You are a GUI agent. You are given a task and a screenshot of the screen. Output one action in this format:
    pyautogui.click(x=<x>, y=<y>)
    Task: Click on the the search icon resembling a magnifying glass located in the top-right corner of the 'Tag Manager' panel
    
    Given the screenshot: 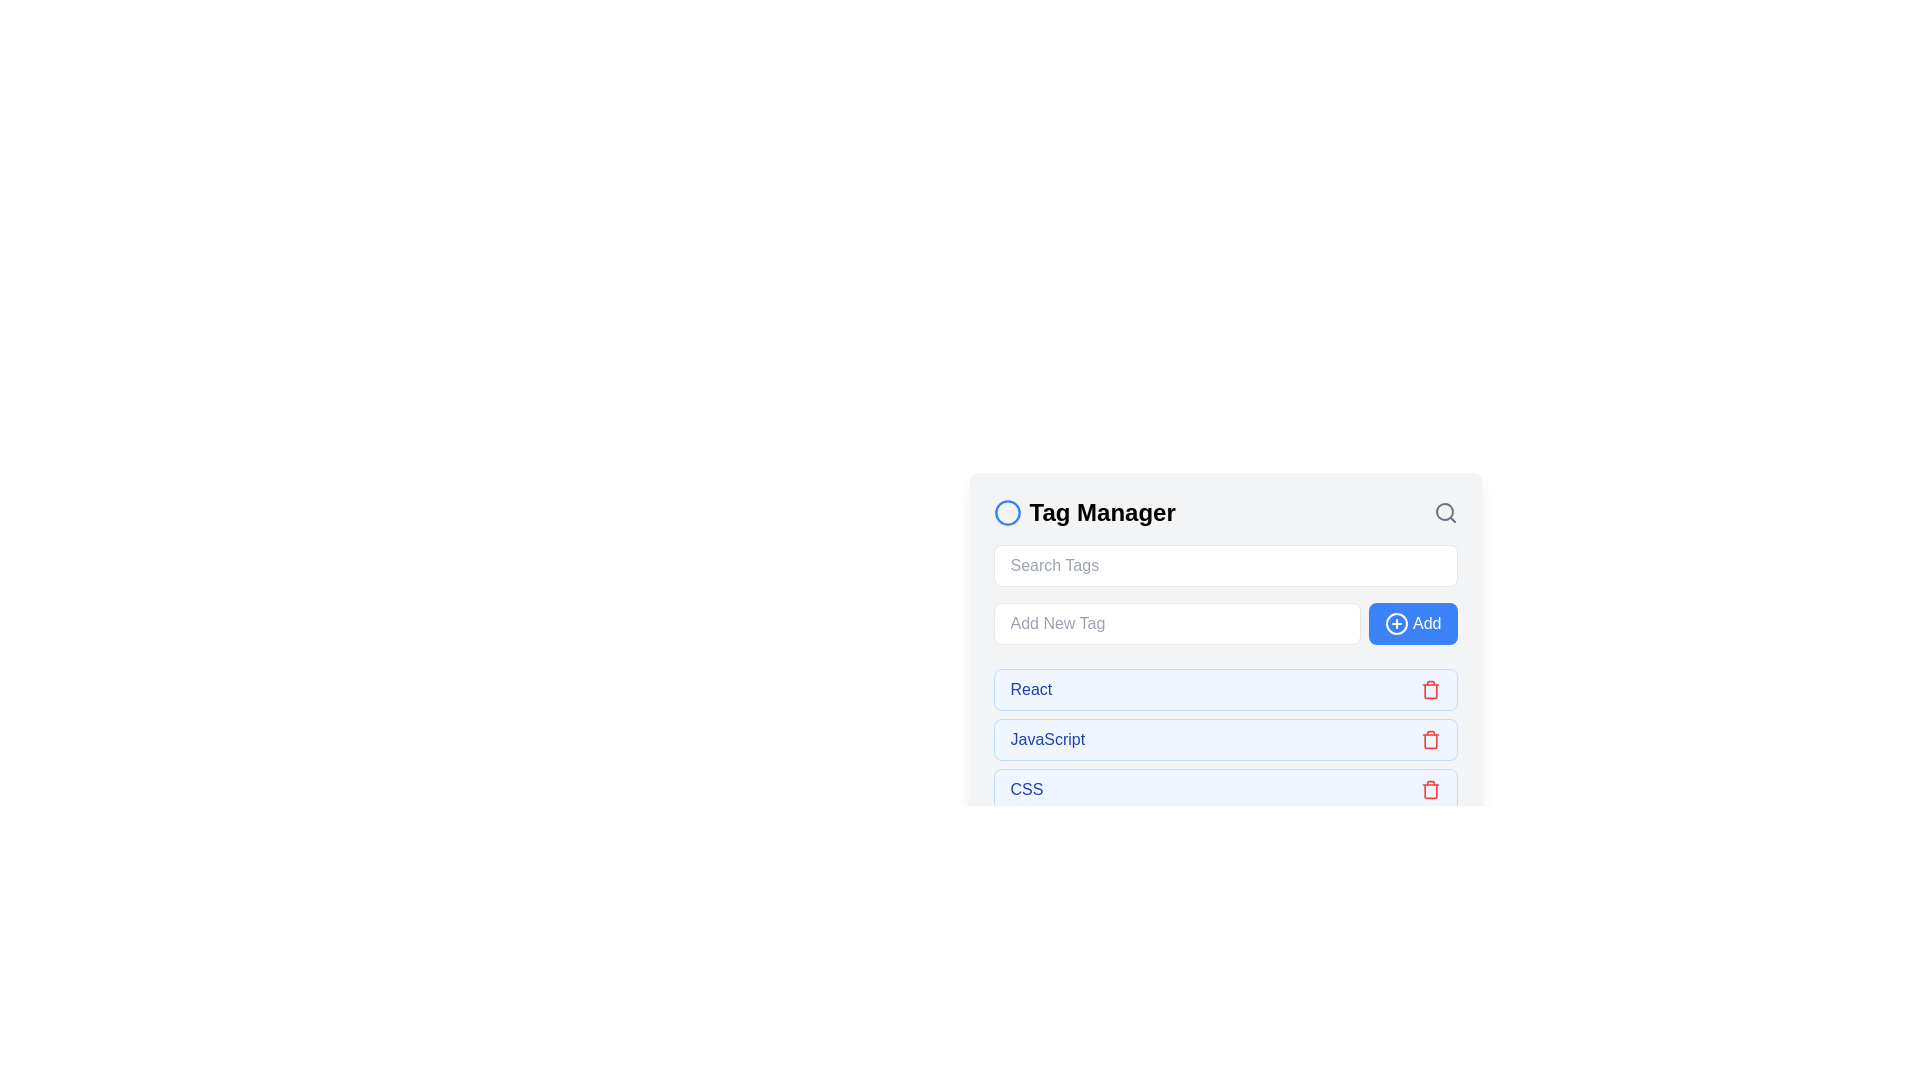 What is the action you would take?
    pyautogui.click(x=1445, y=512)
    